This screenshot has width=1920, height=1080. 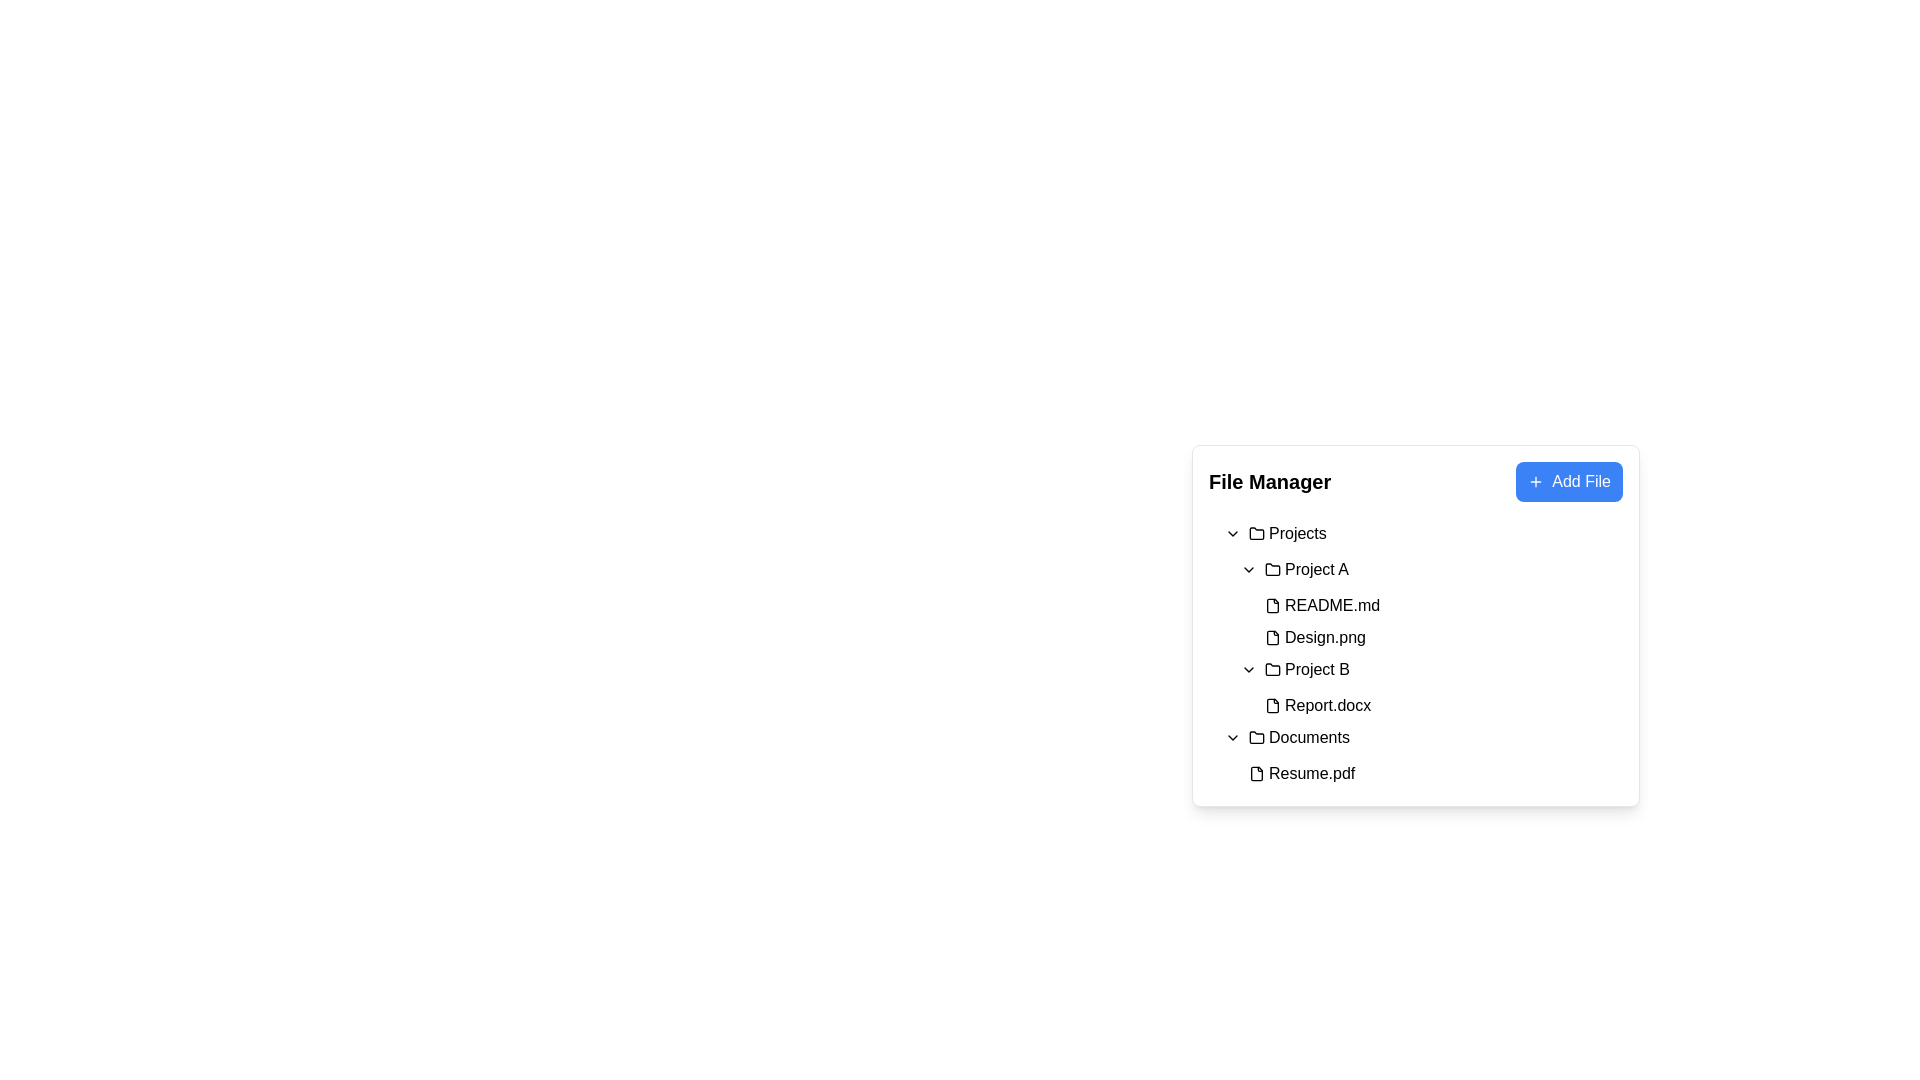 I want to click on the text label 'Report.docx', so click(x=1328, y=704).